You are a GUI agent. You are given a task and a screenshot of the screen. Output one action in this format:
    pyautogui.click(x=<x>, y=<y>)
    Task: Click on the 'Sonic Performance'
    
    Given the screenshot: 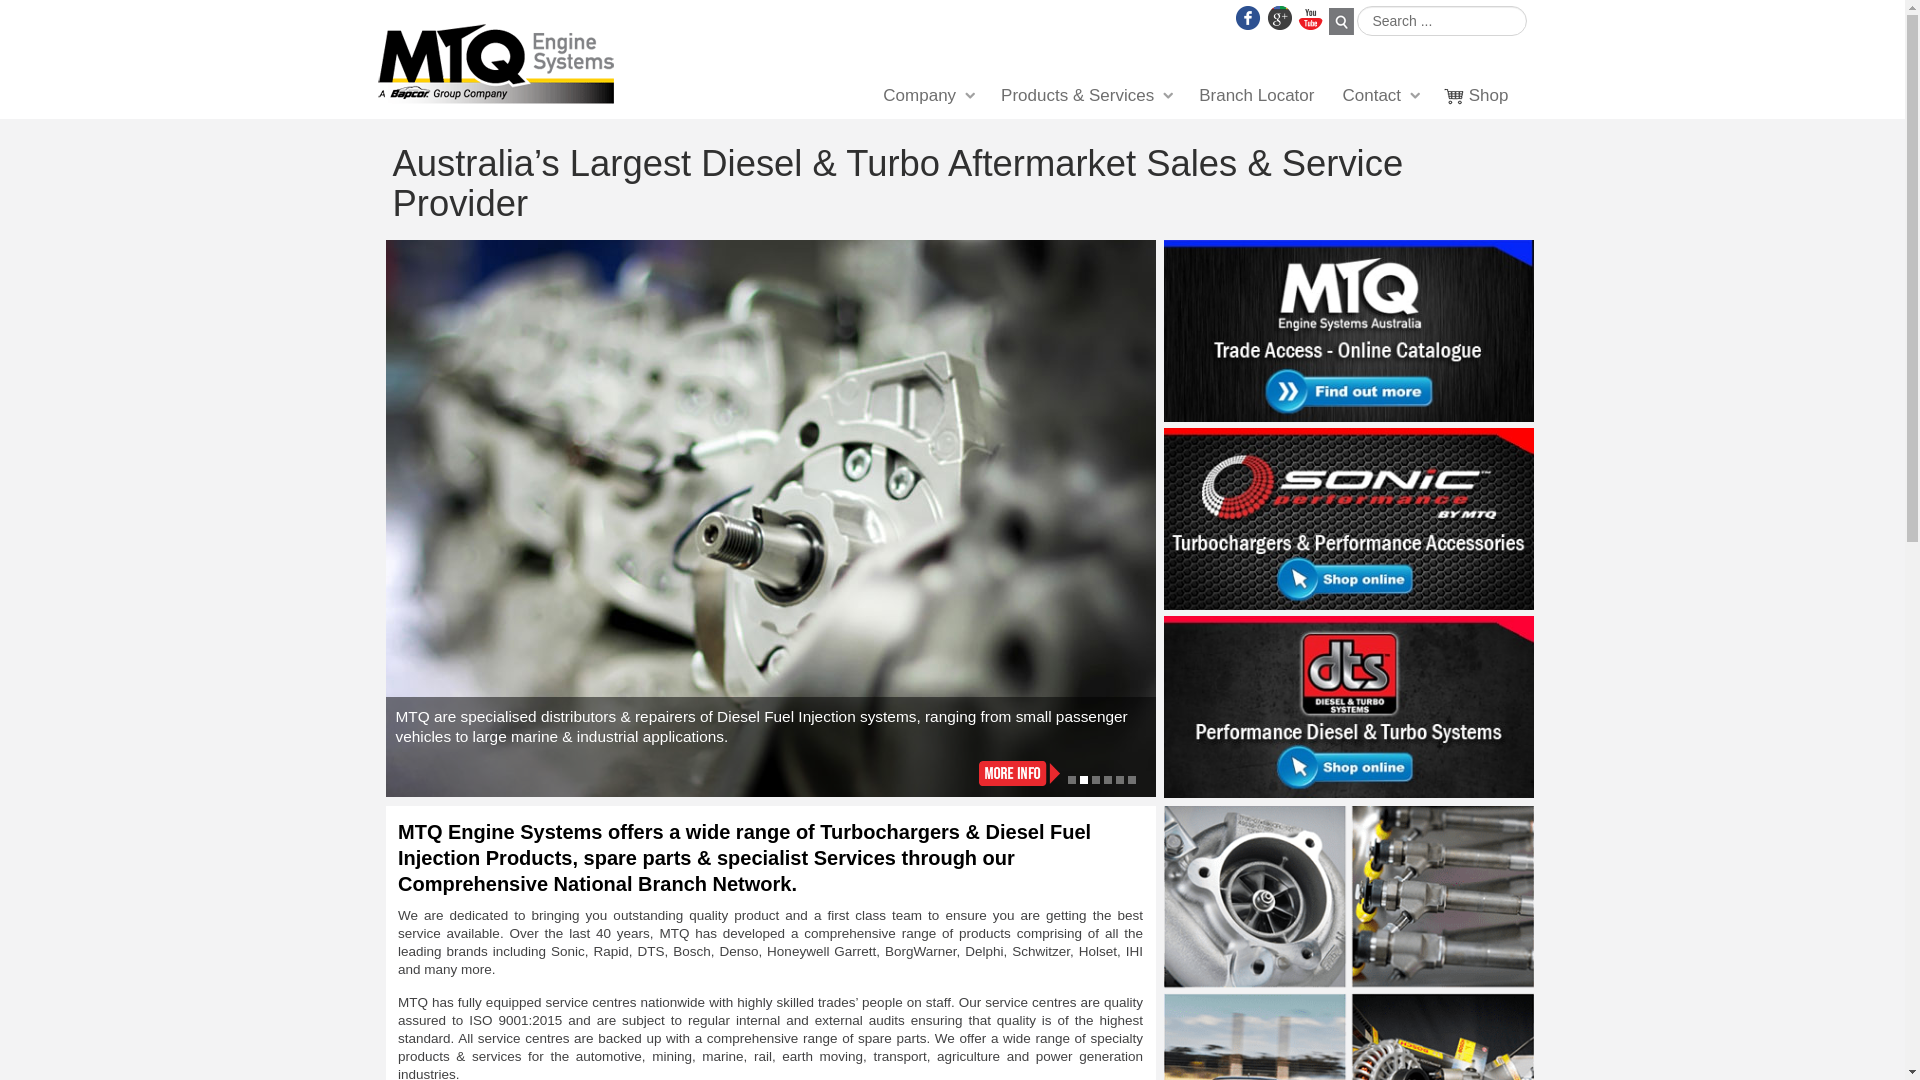 What is the action you would take?
    pyautogui.click(x=1348, y=519)
    